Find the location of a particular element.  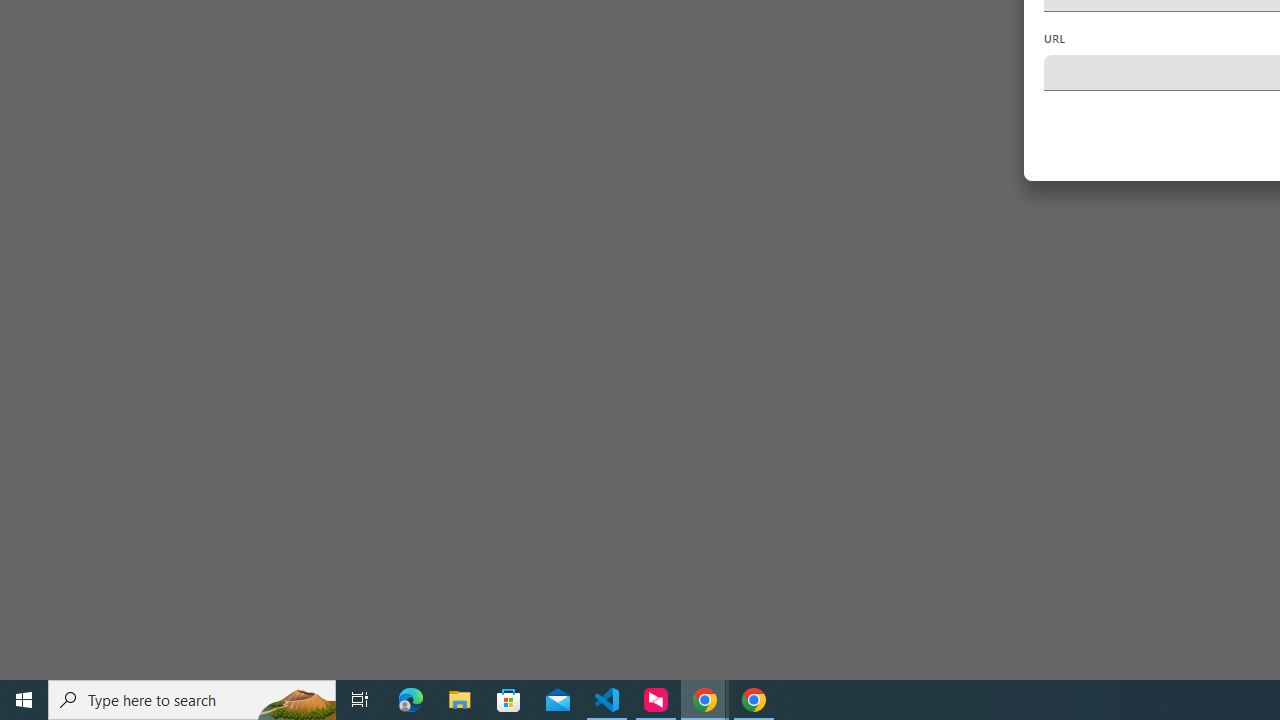

'Google Chrome - 1 running window' is located at coordinates (753, 698).